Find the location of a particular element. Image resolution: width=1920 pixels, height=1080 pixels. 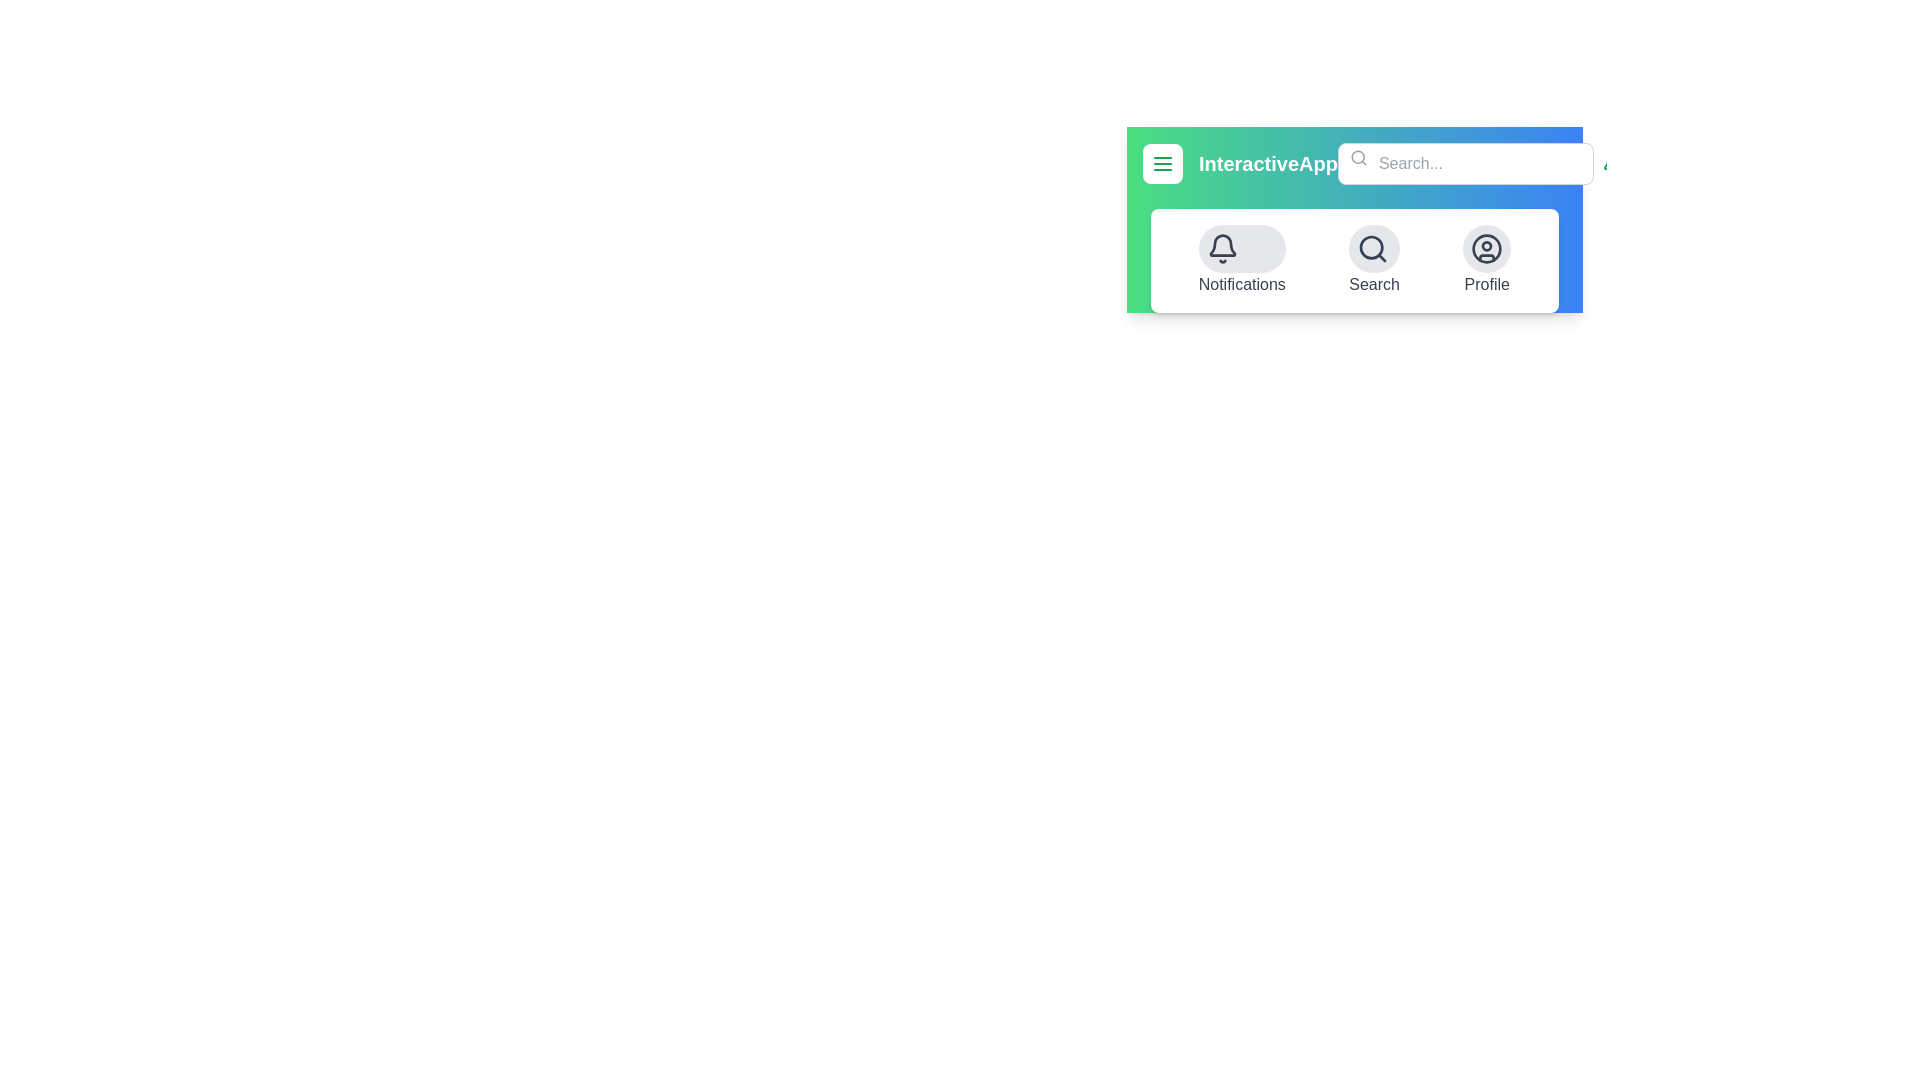

the search button to activate the search functionality is located at coordinates (1372, 248).